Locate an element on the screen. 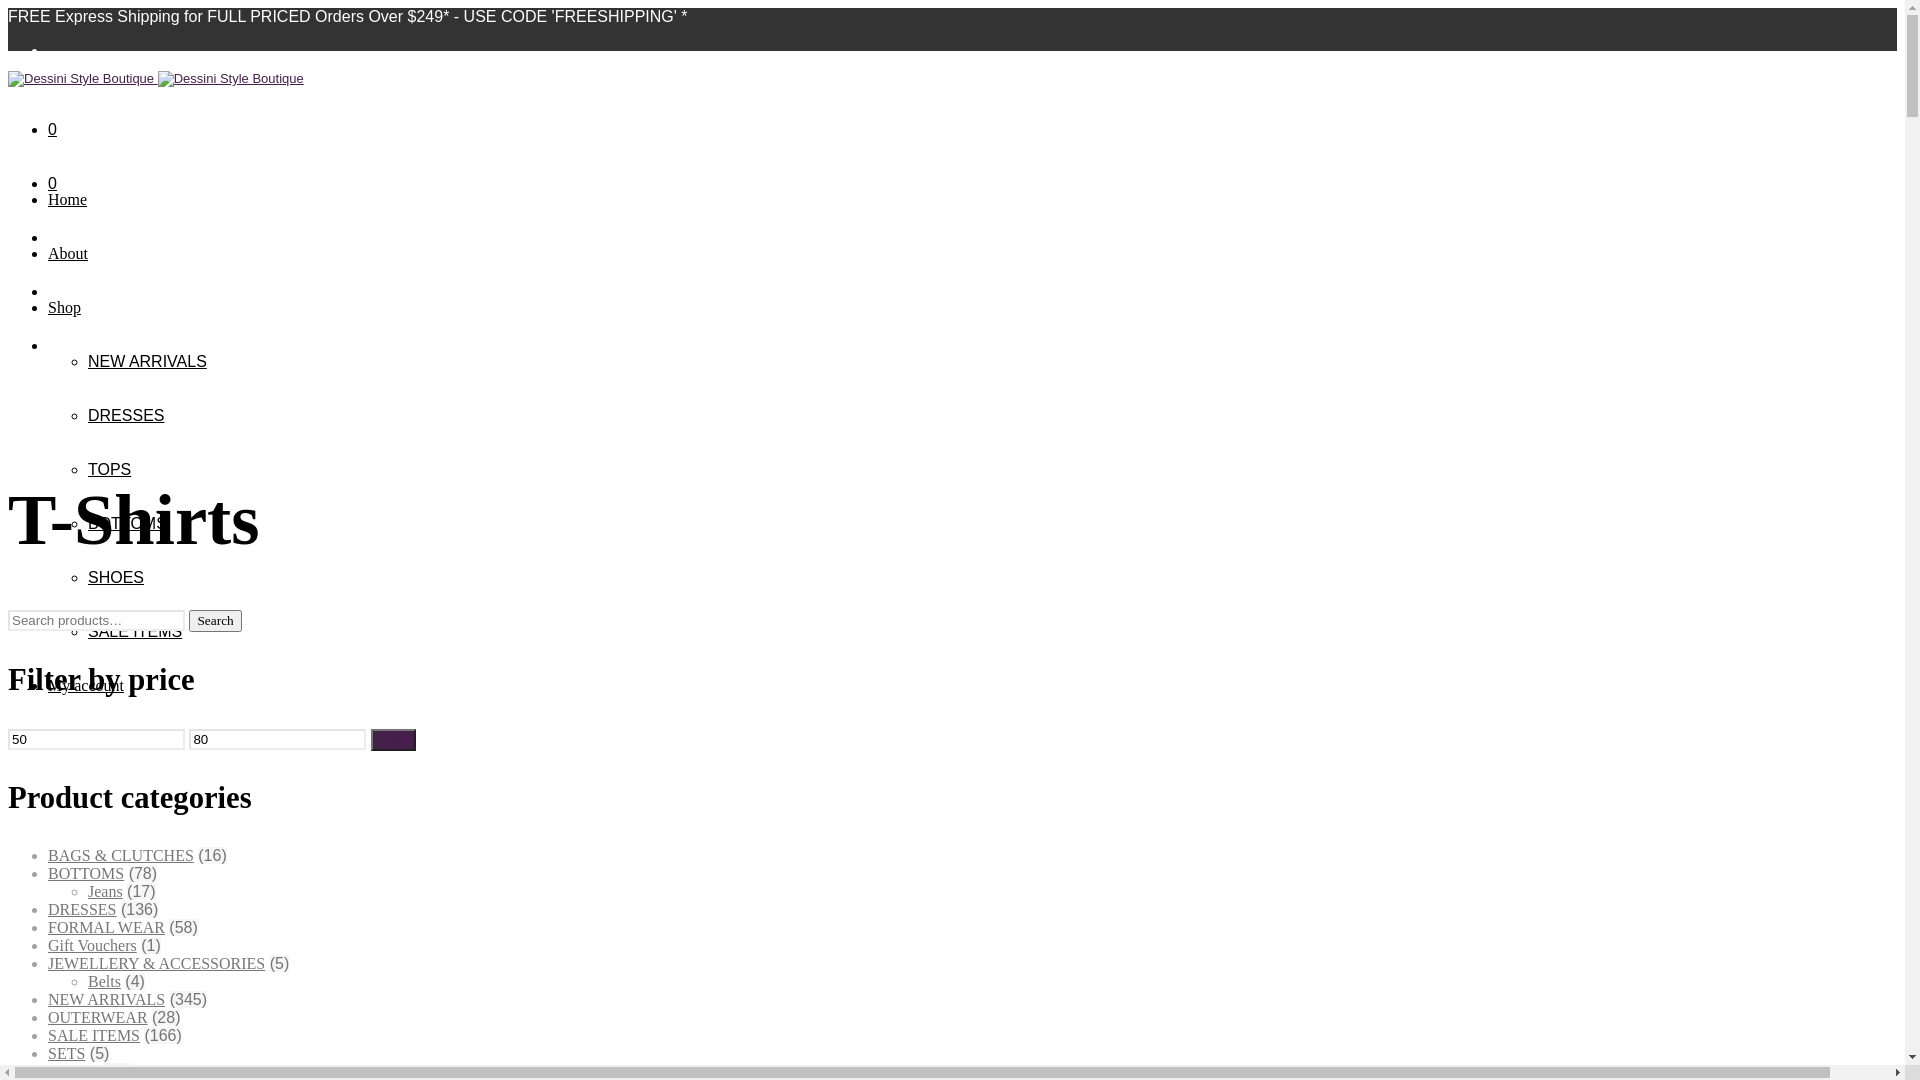 This screenshot has height=1080, width=1920. 'Search' is located at coordinates (215, 620).